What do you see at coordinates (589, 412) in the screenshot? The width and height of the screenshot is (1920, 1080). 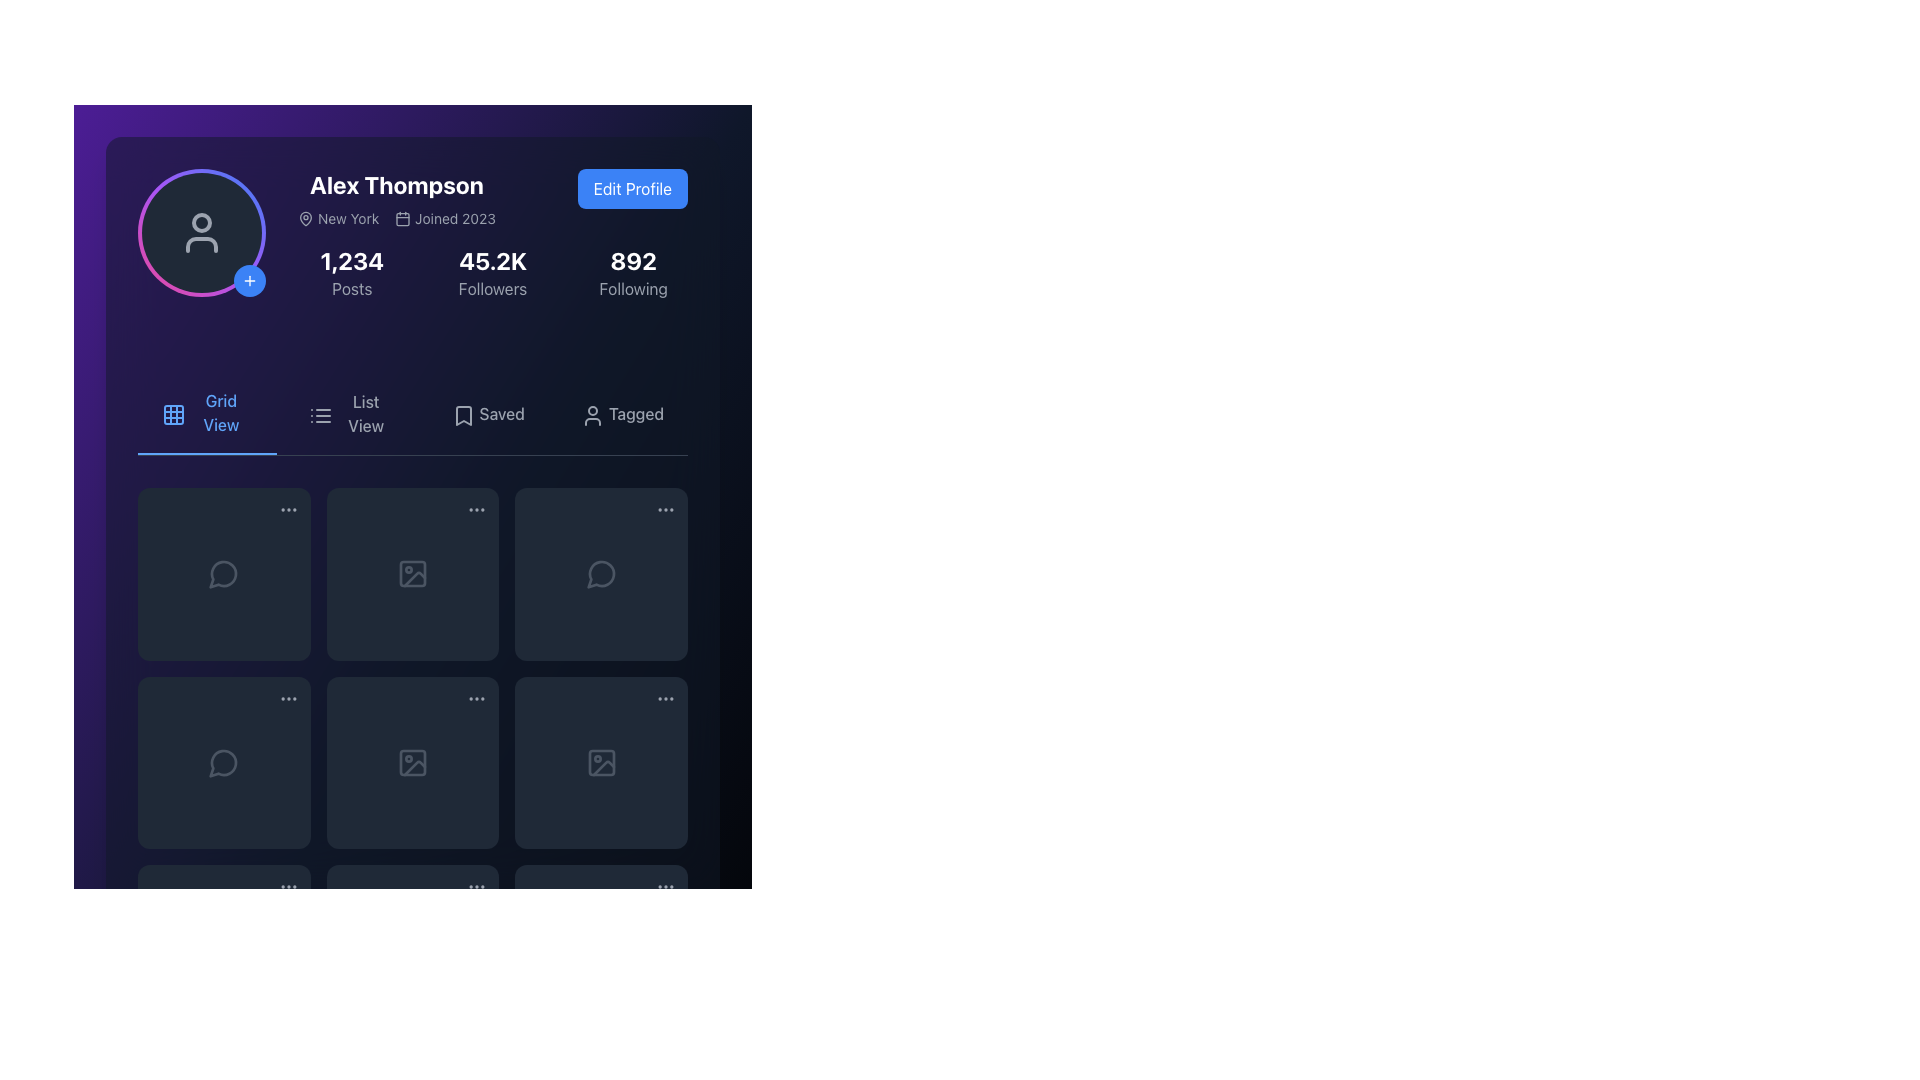 I see `the 'Tagged' icon located` at bounding box center [589, 412].